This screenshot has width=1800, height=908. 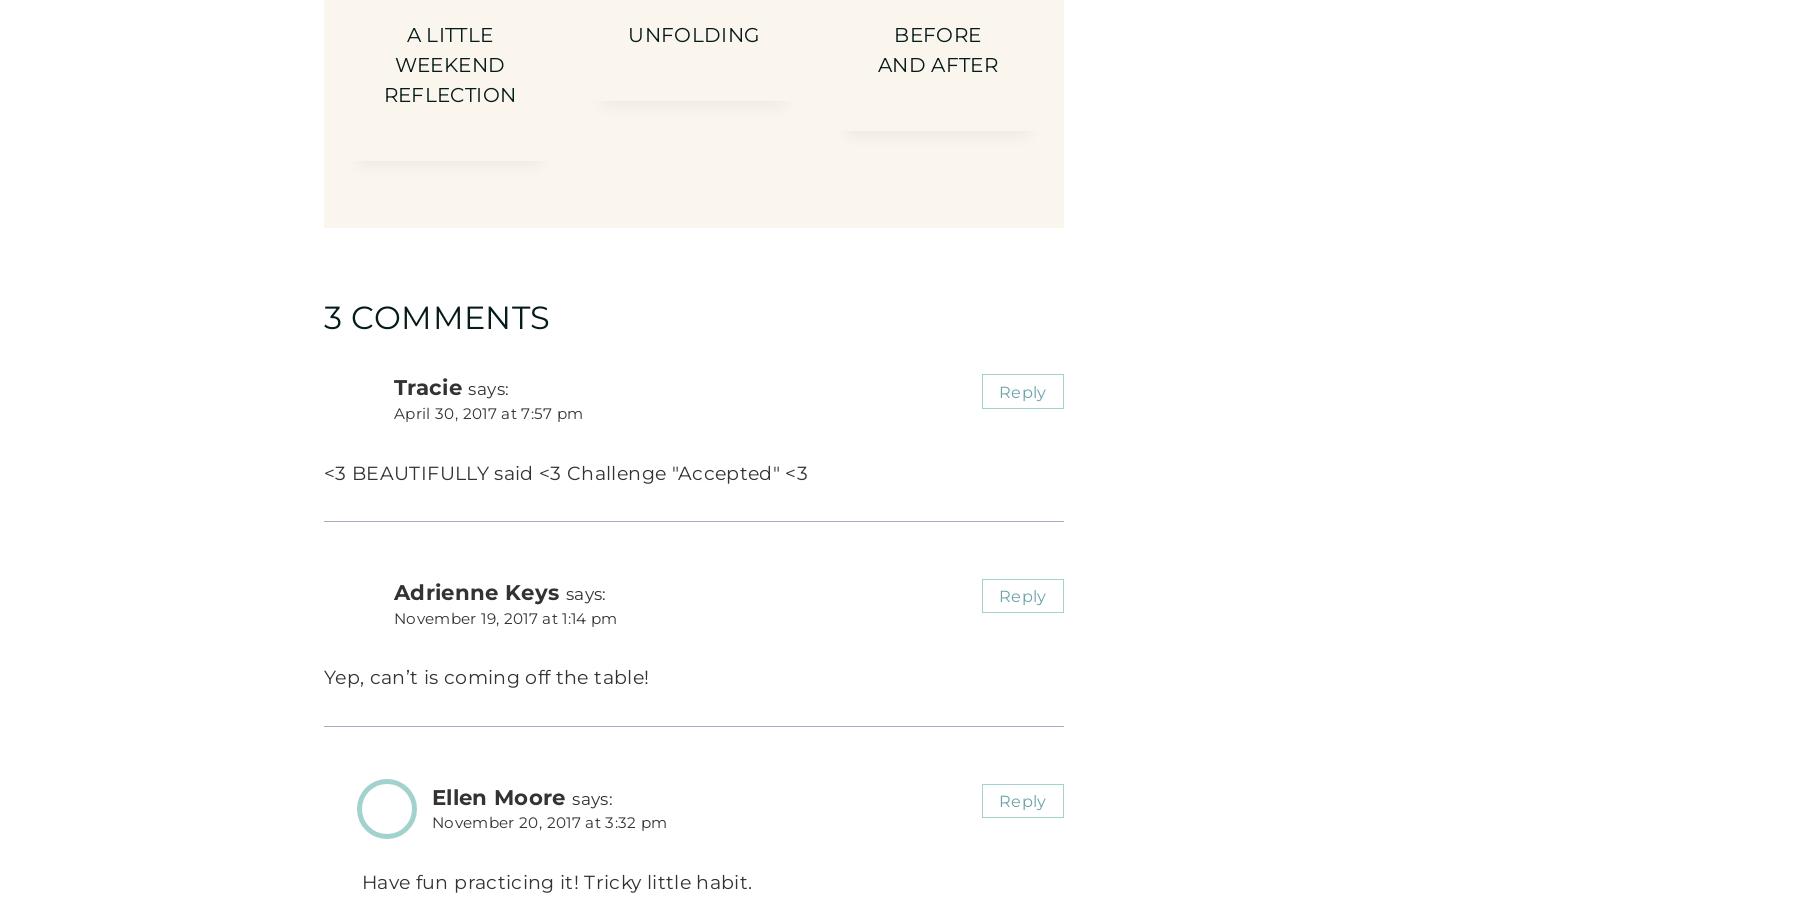 What do you see at coordinates (437, 316) in the screenshot?
I see `'3 Comments'` at bounding box center [437, 316].